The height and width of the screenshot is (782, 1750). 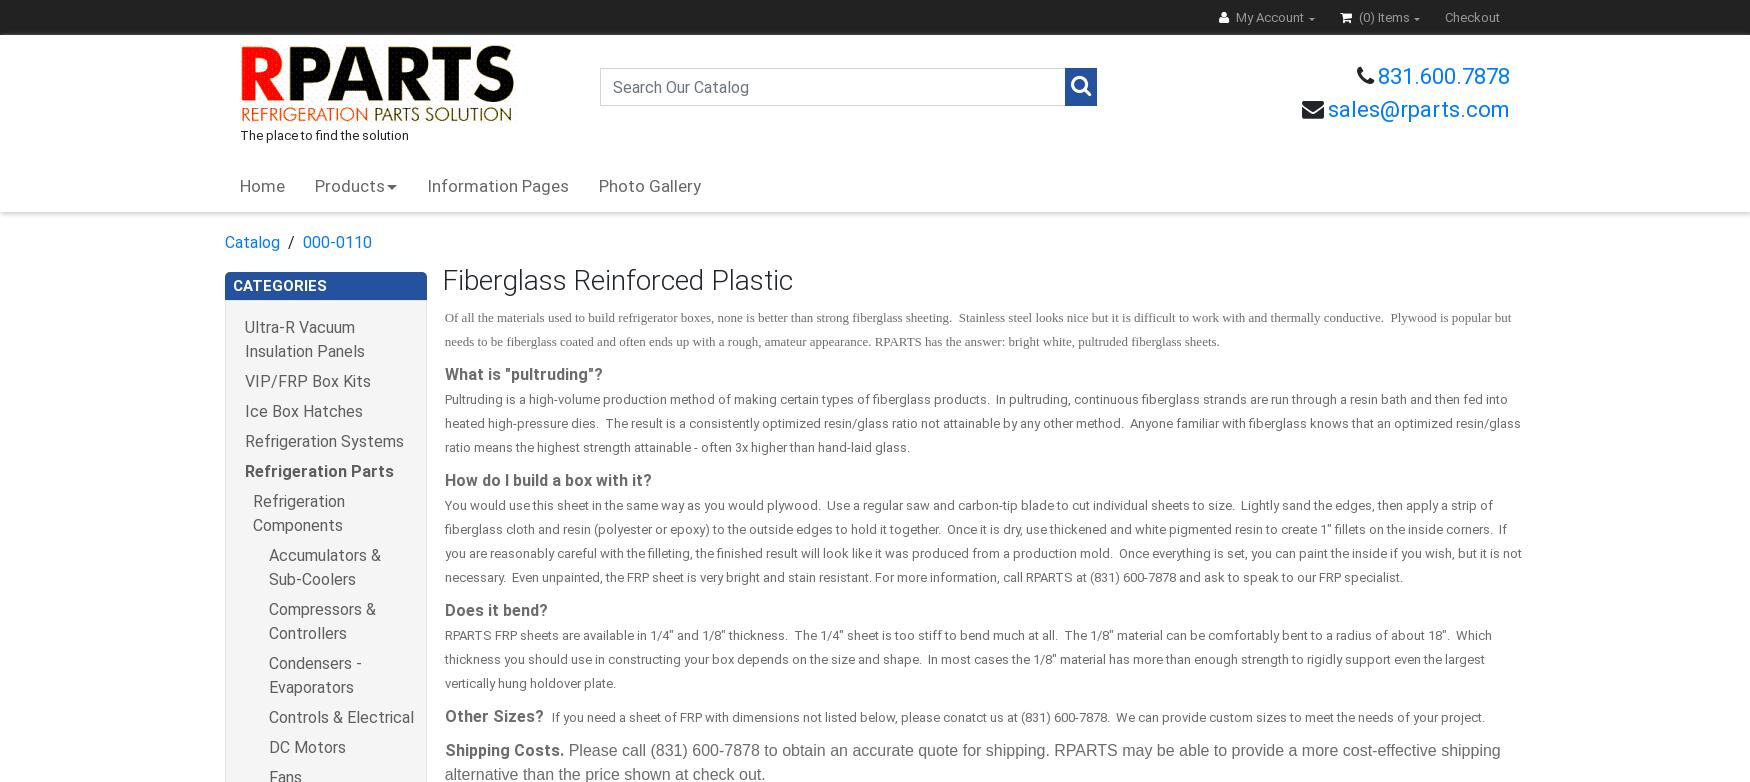 I want to click on 'If you need a sheet of FRP with dimensions not listed below, please conatct us at (831) 600-7878.  We can provide custom sizes to meet the needs of your project.', so click(x=1016, y=716).